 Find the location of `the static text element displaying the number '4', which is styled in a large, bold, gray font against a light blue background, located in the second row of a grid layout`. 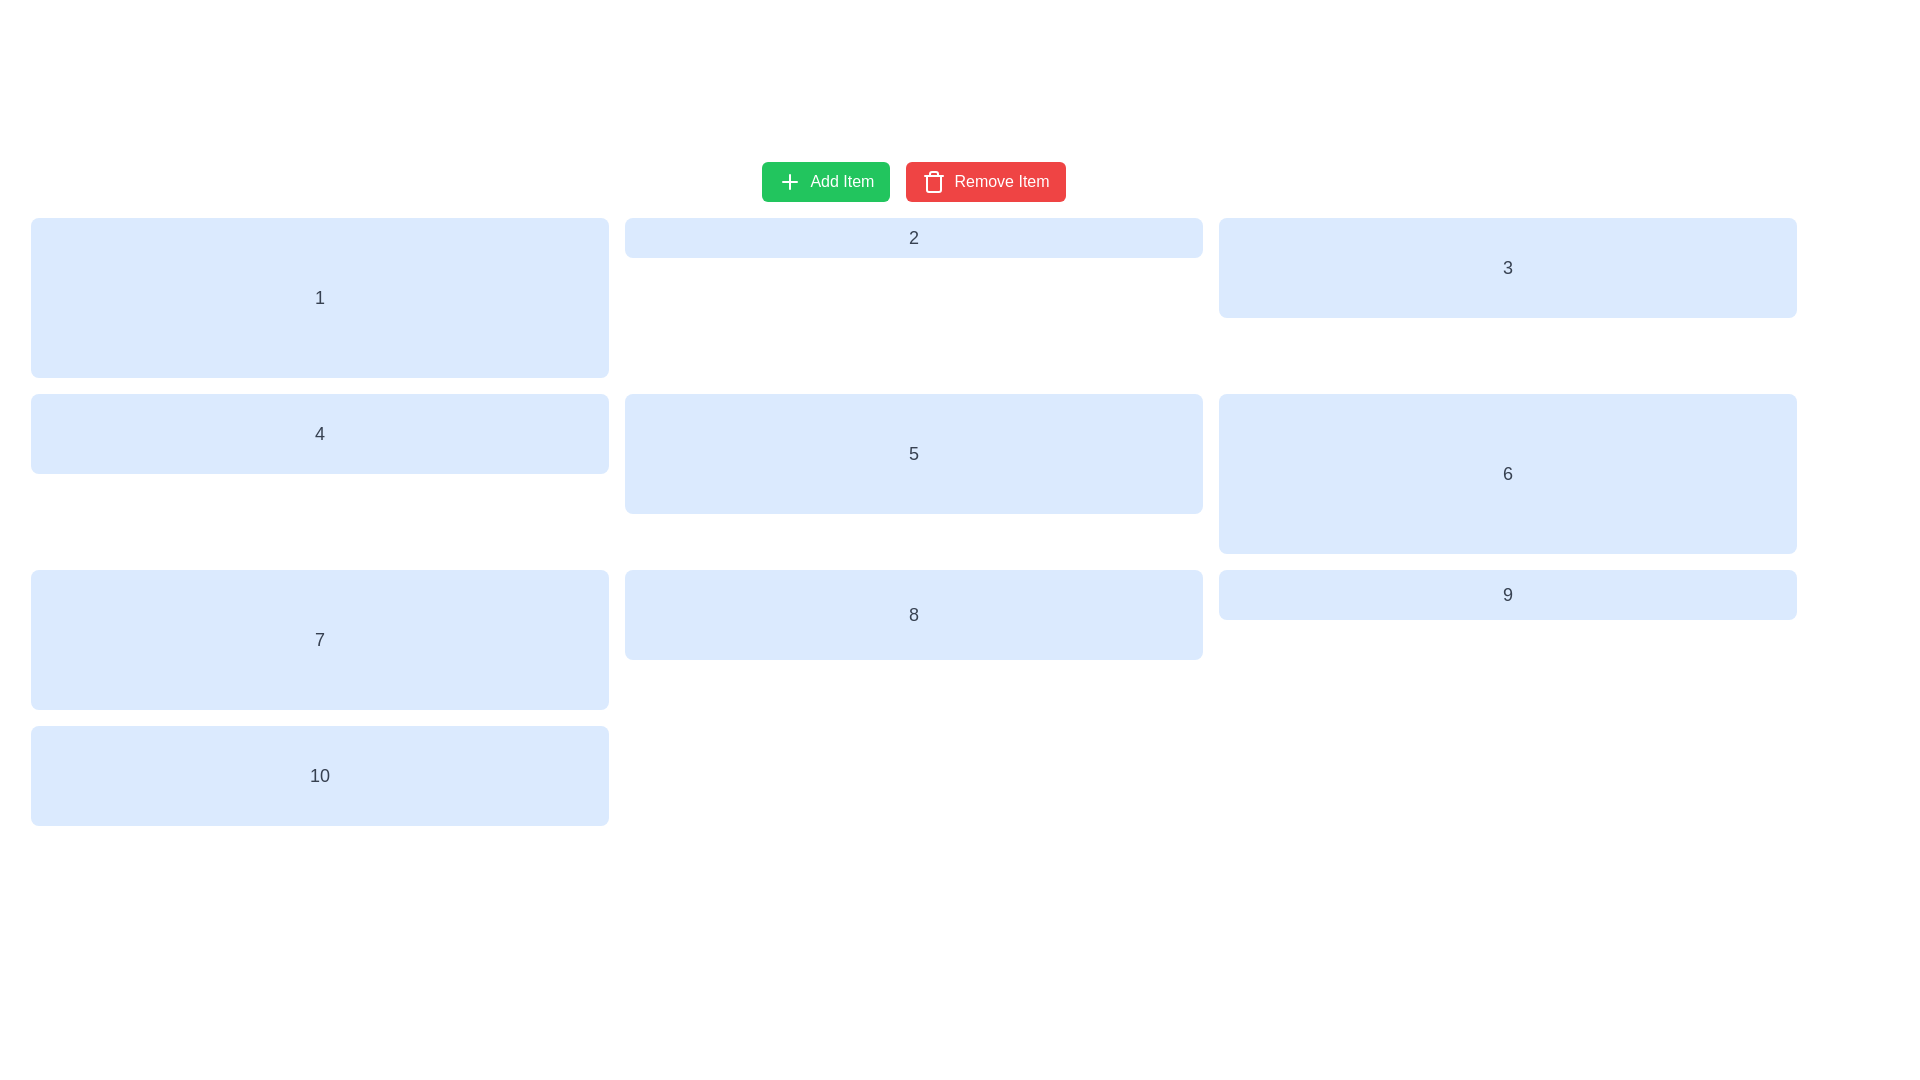

the static text element displaying the number '4', which is styled in a large, bold, gray font against a light blue background, located in the second row of a grid layout is located at coordinates (320, 433).